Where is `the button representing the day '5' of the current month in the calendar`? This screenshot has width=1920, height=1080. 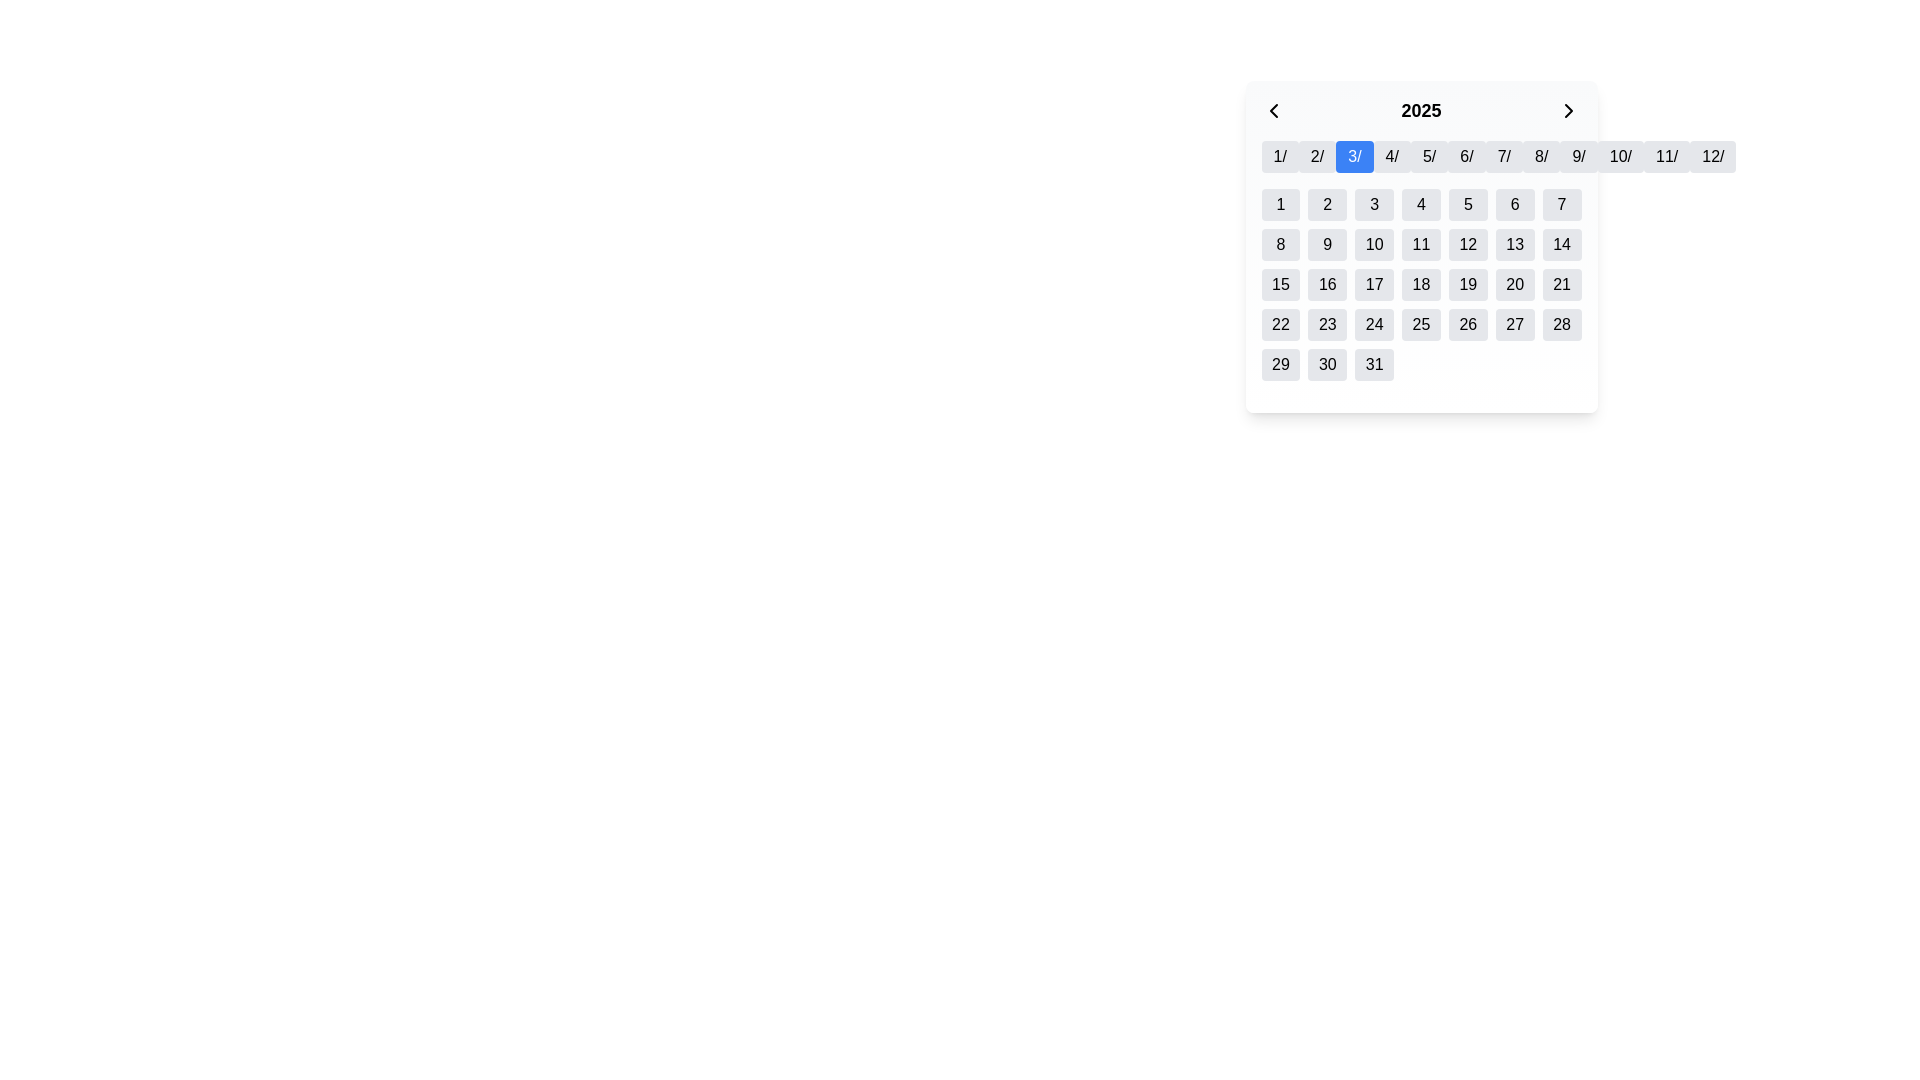
the button representing the day '5' of the current month in the calendar is located at coordinates (1468, 204).